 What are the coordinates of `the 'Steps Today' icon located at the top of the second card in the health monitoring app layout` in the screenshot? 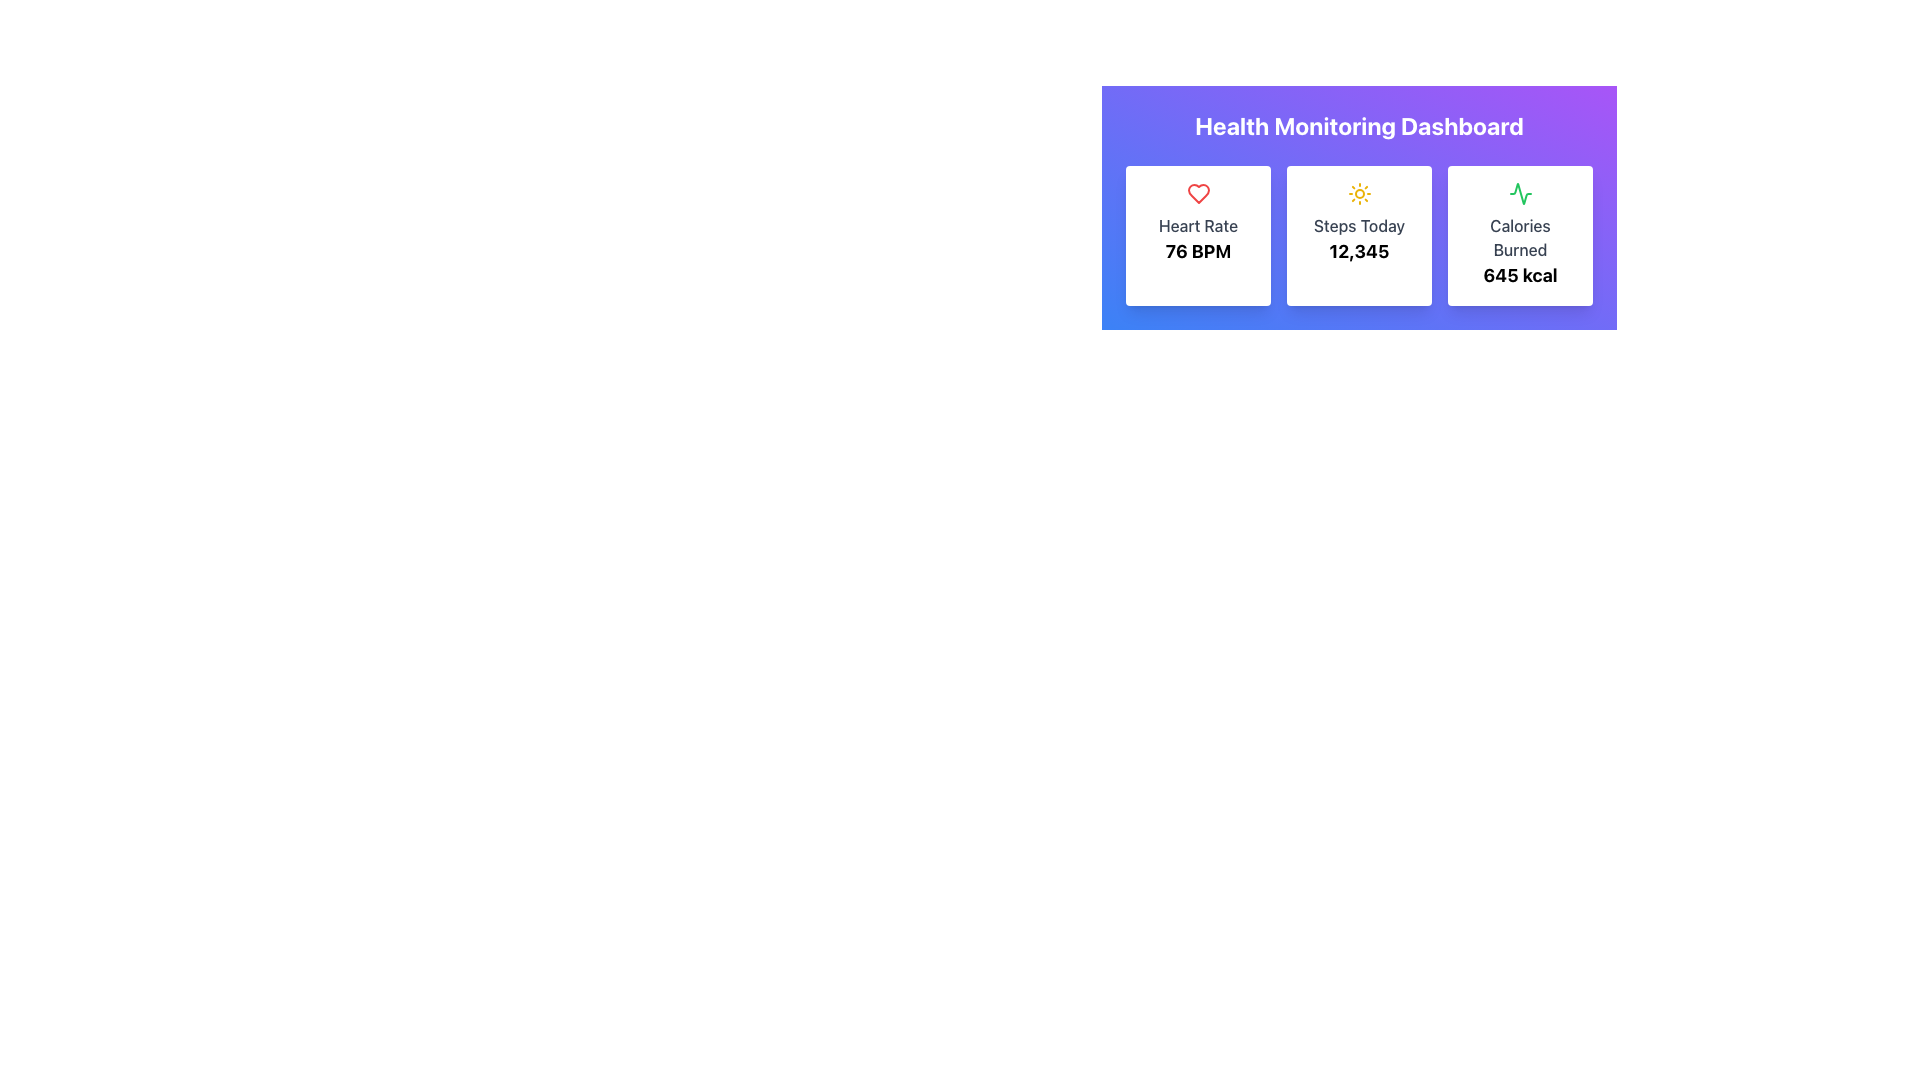 It's located at (1359, 193).